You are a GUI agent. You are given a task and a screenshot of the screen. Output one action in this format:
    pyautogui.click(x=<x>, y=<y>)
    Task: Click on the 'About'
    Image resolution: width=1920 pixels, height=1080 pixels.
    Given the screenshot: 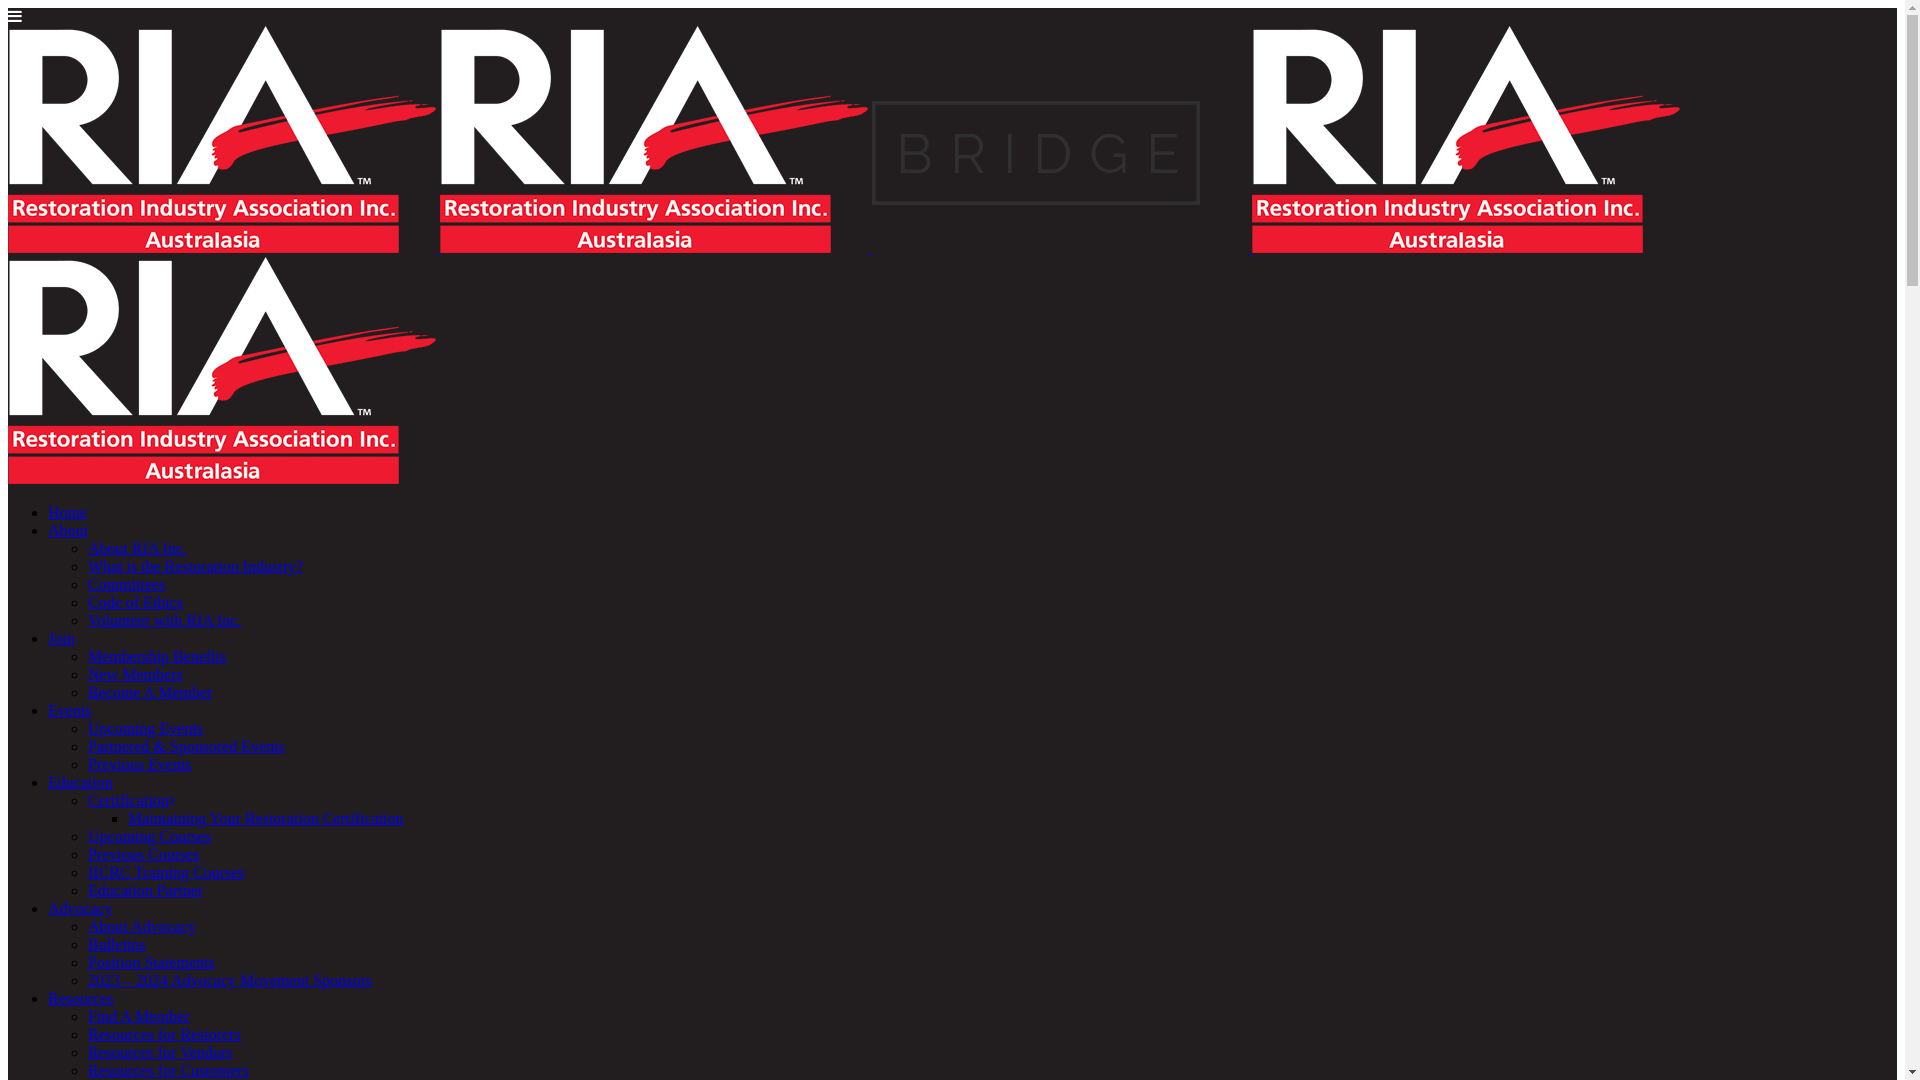 What is the action you would take?
    pyautogui.click(x=48, y=529)
    